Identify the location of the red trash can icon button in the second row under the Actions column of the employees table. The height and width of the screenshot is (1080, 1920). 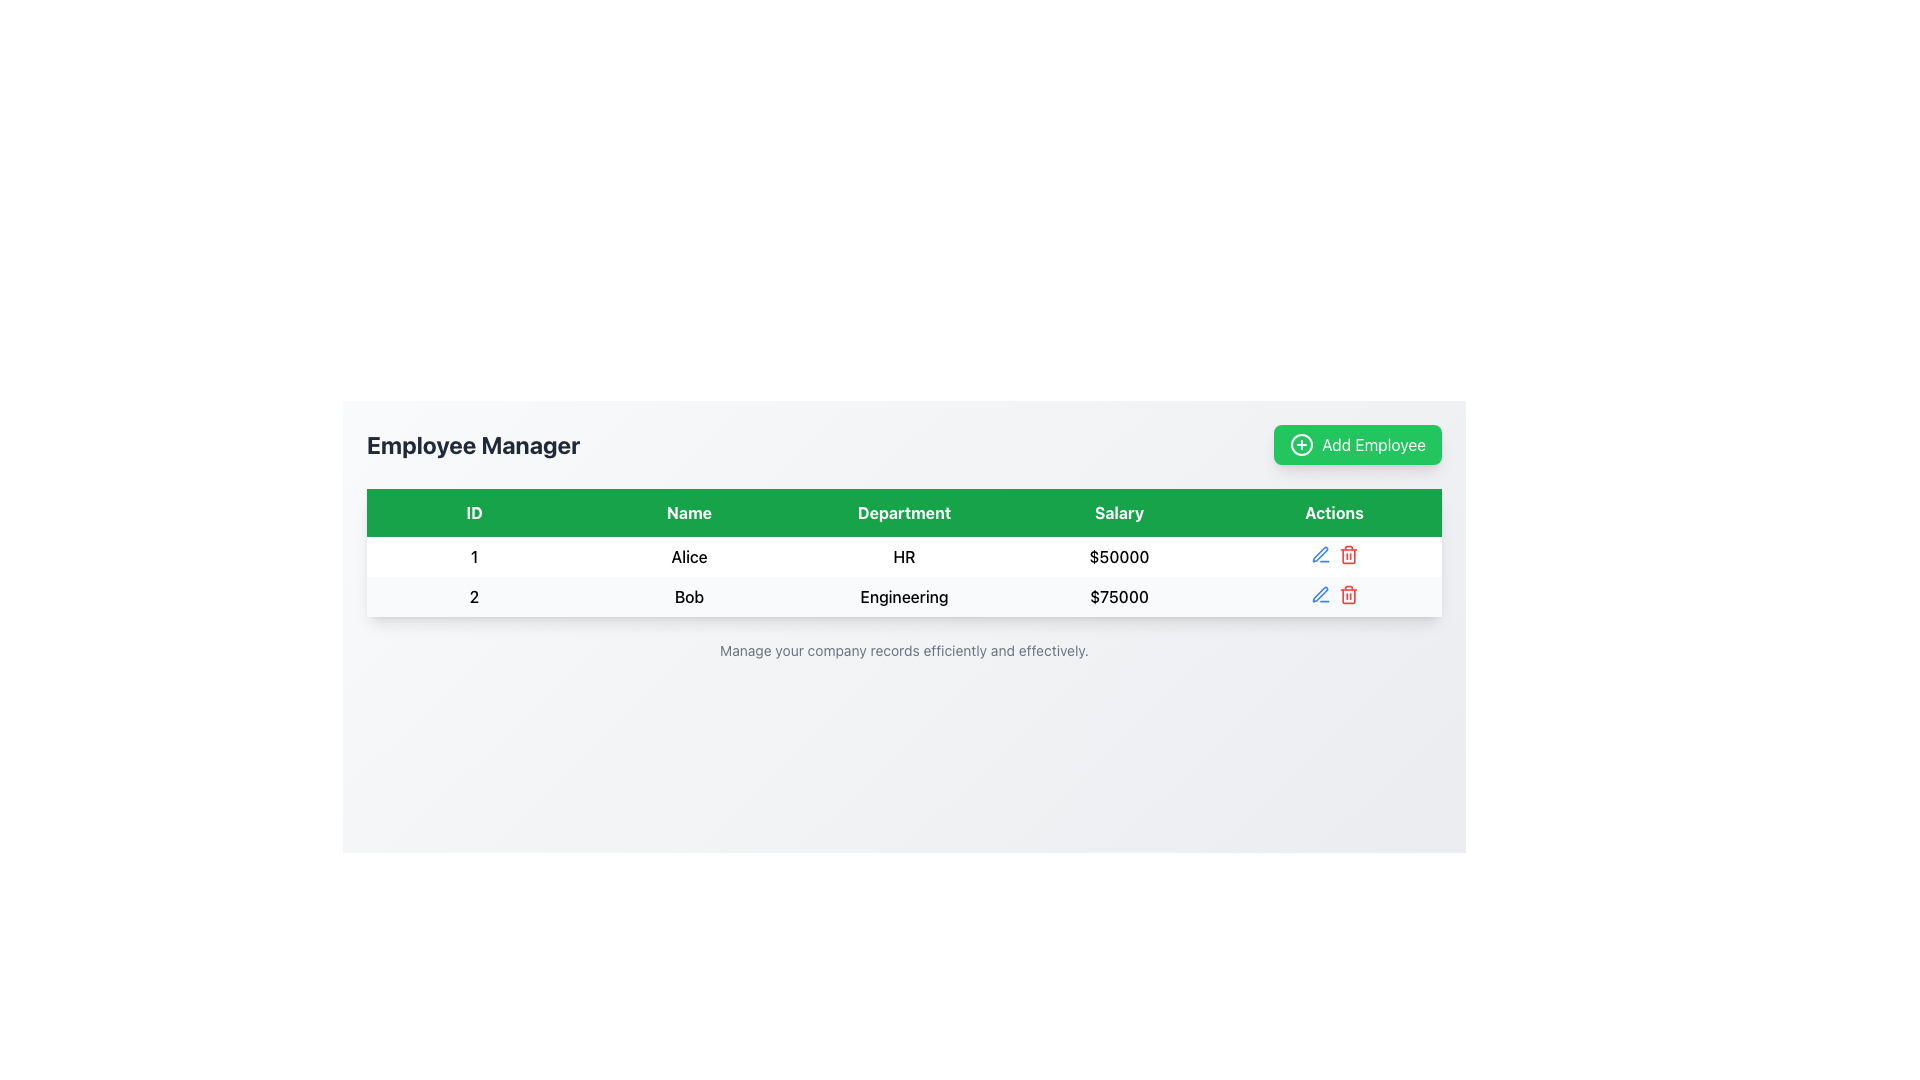
(1348, 555).